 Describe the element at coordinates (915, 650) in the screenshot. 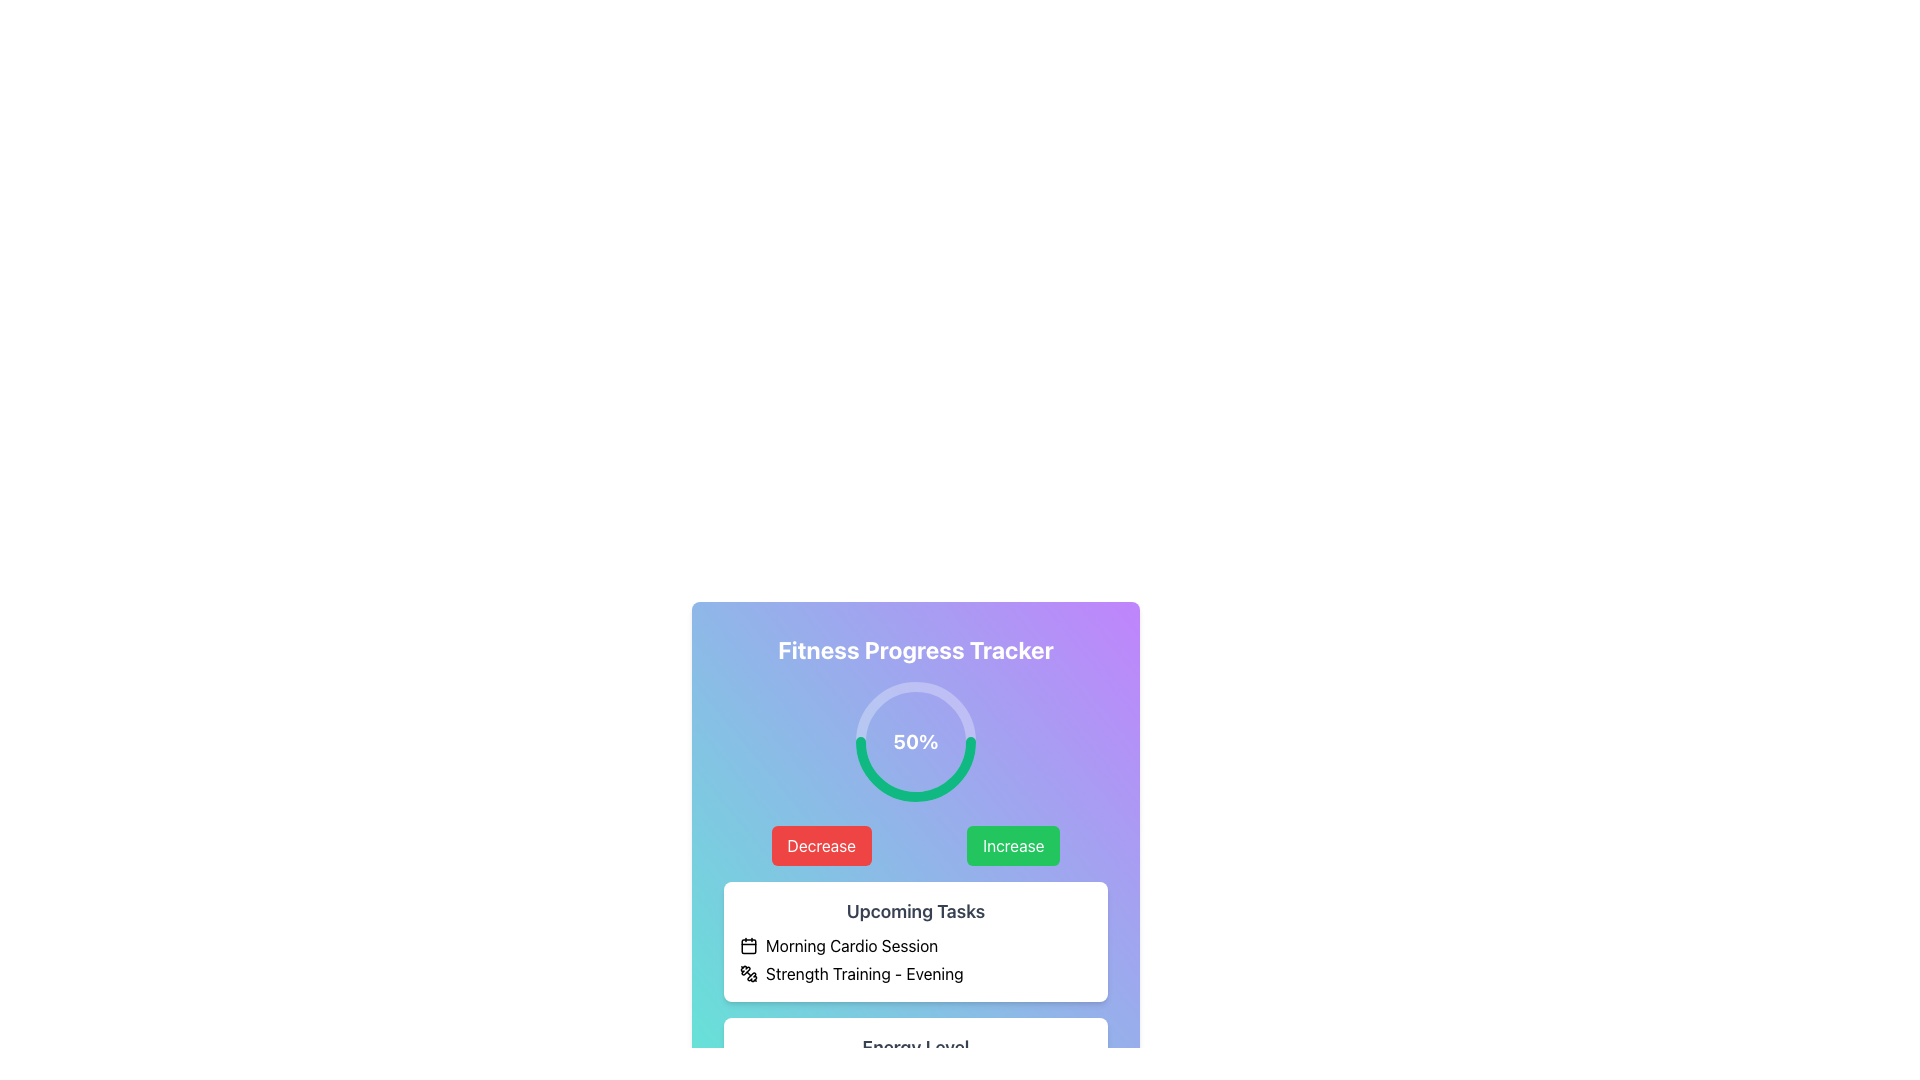

I see `the title text of the fitness progress tracking card, which is located at the top of the card and indicates the main subject of the interface` at that location.